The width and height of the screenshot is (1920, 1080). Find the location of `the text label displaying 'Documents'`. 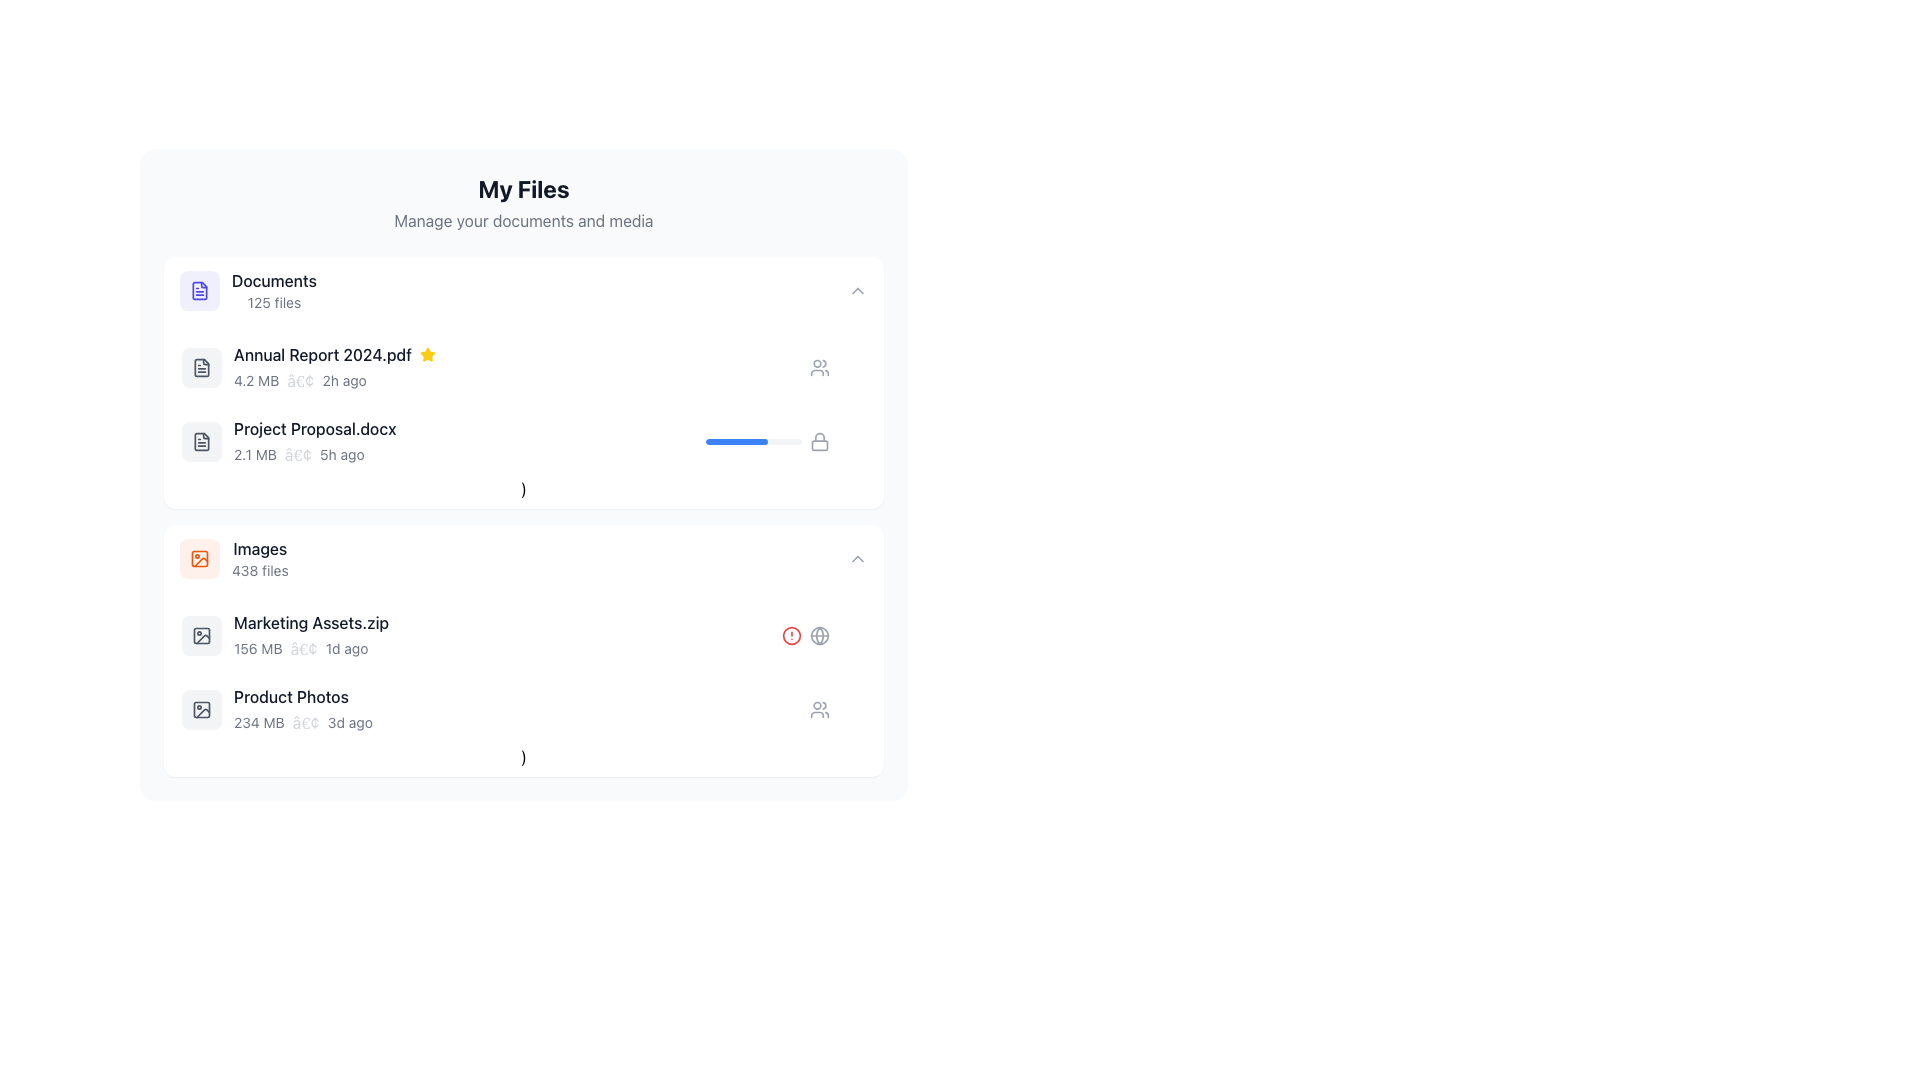

the text label displaying 'Documents' is located at coordinates (273, 281).